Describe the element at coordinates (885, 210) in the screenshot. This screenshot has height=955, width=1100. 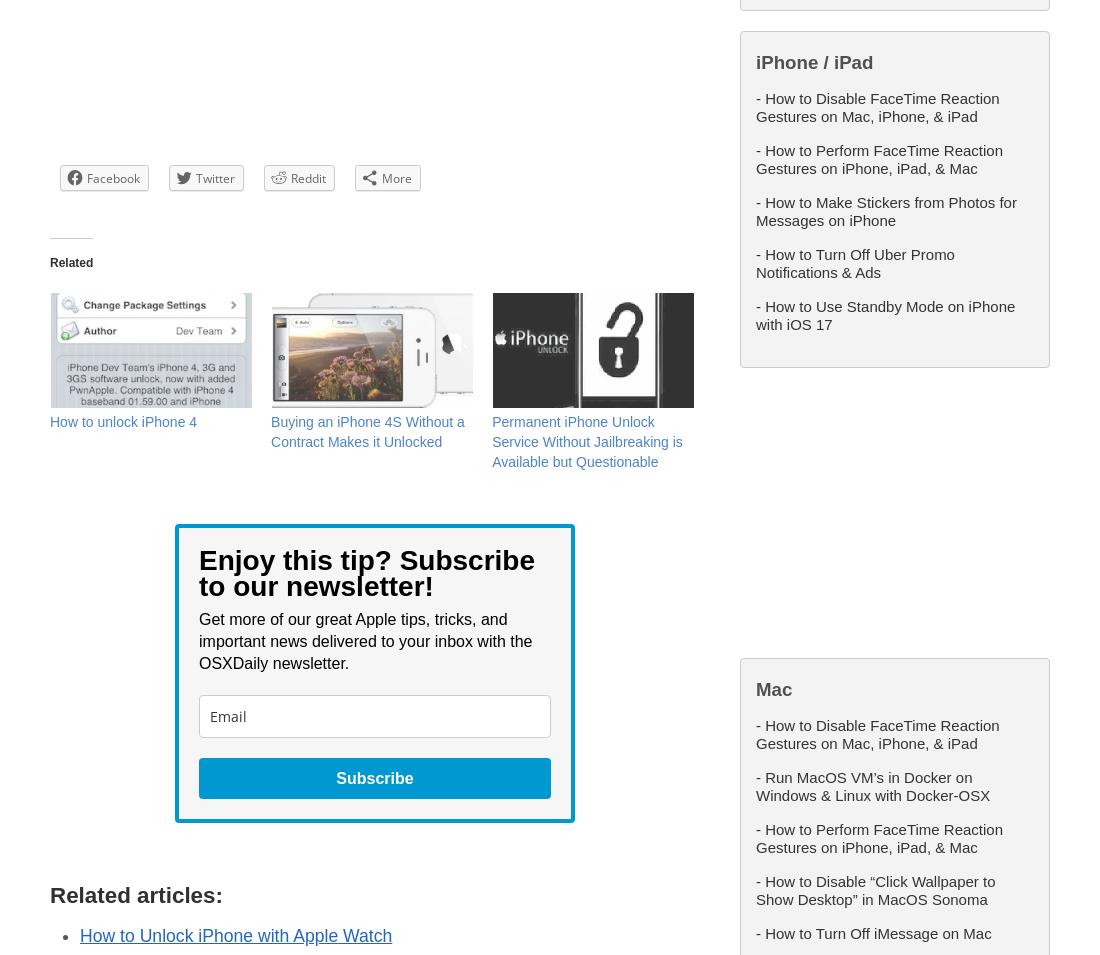
I see `'How to Make Stickers from Photos for Messages on iPhone'` at that location.